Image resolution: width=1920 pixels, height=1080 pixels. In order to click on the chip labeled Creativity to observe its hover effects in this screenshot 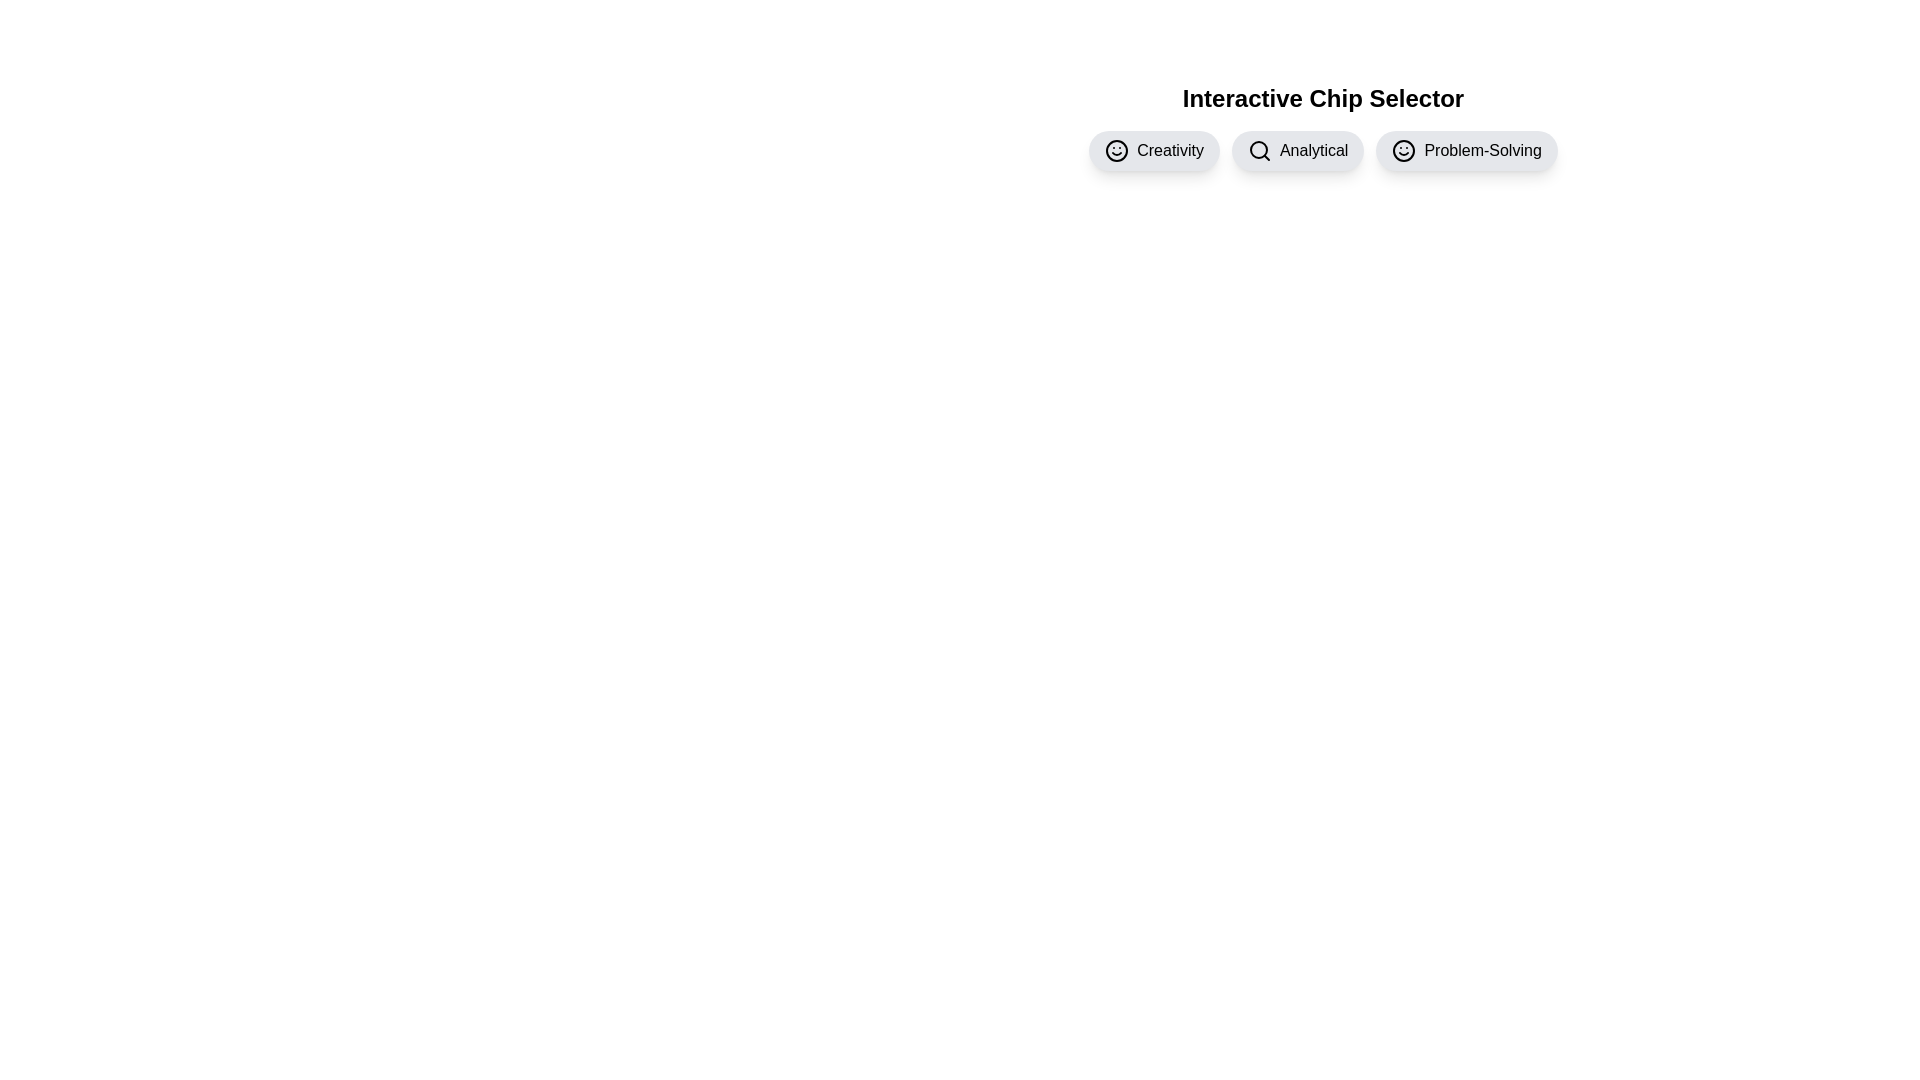, I will do `click(1154, 149)`.